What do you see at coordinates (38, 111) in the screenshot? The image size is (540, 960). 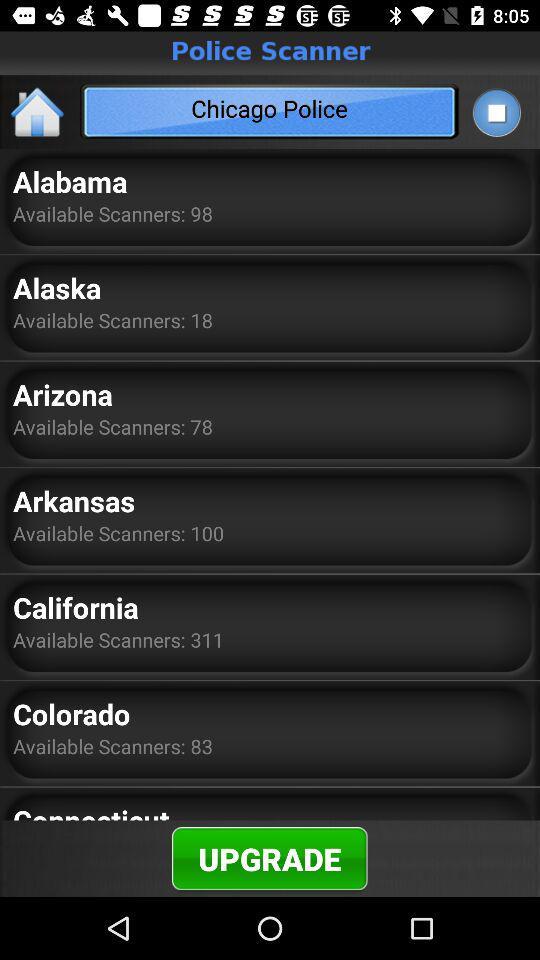 I see `home` at bounding box center [38, 111].